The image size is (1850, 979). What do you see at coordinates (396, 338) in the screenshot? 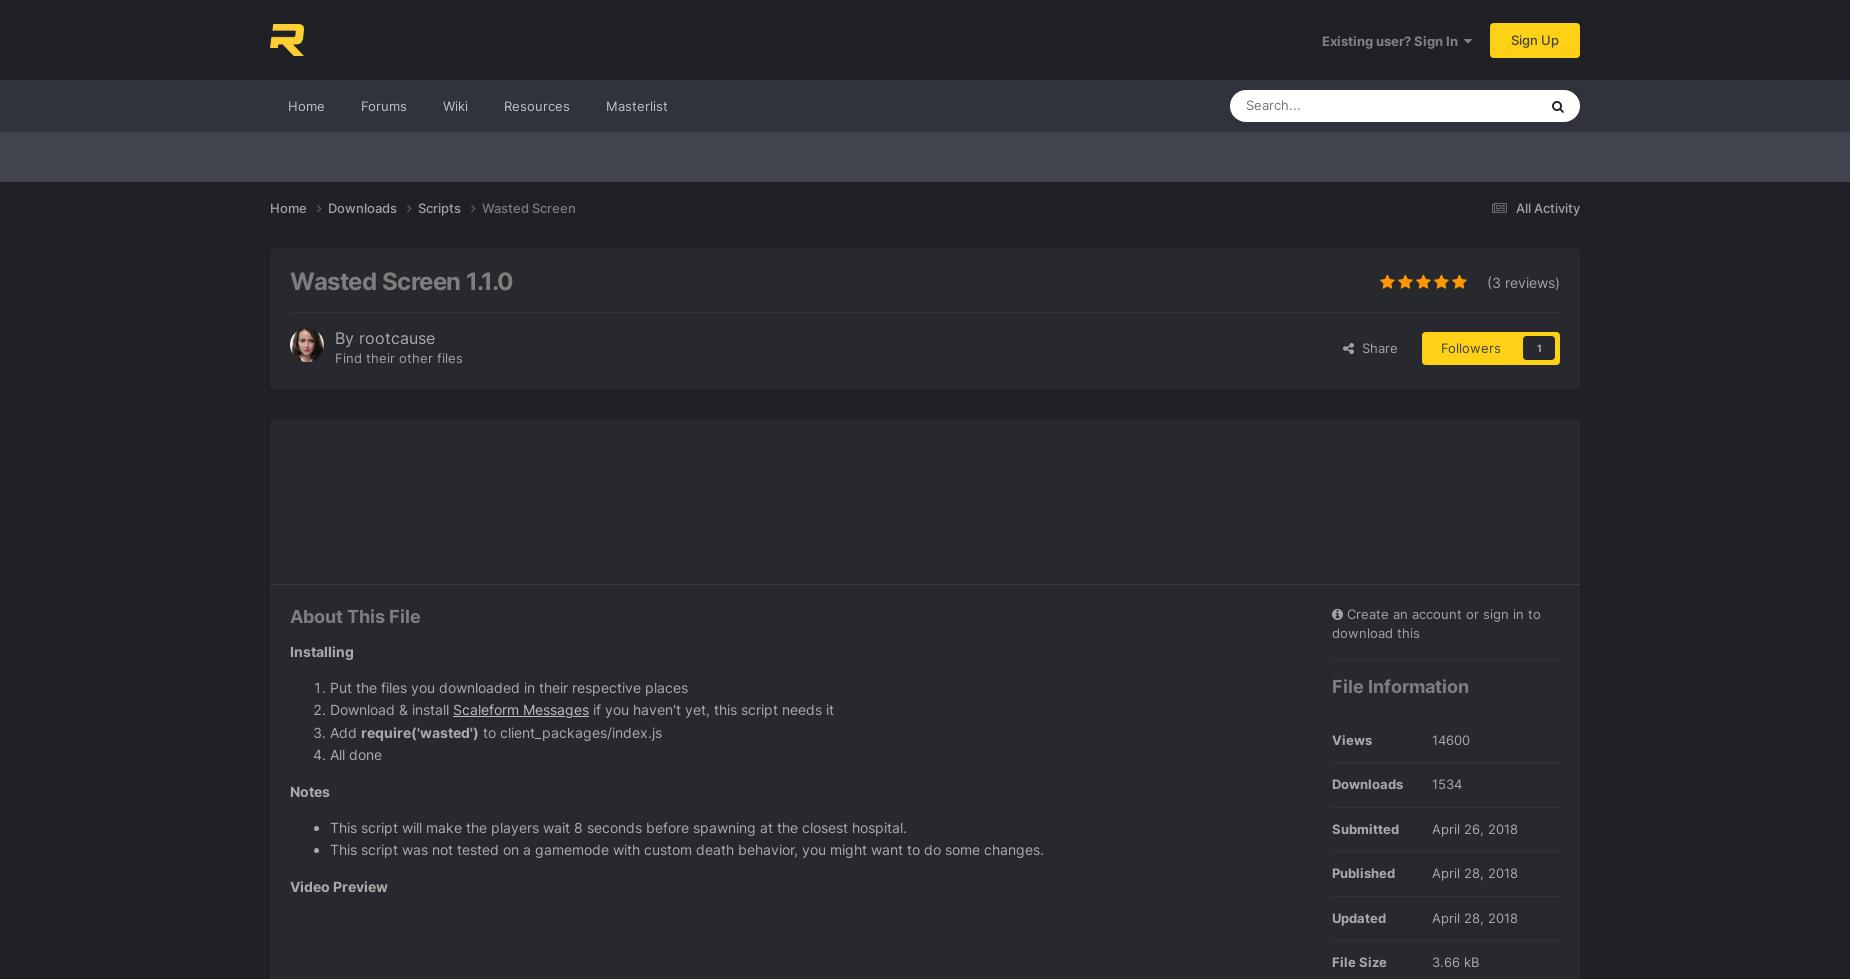
I see `'rootcause'` at bounding box center [396, 338].